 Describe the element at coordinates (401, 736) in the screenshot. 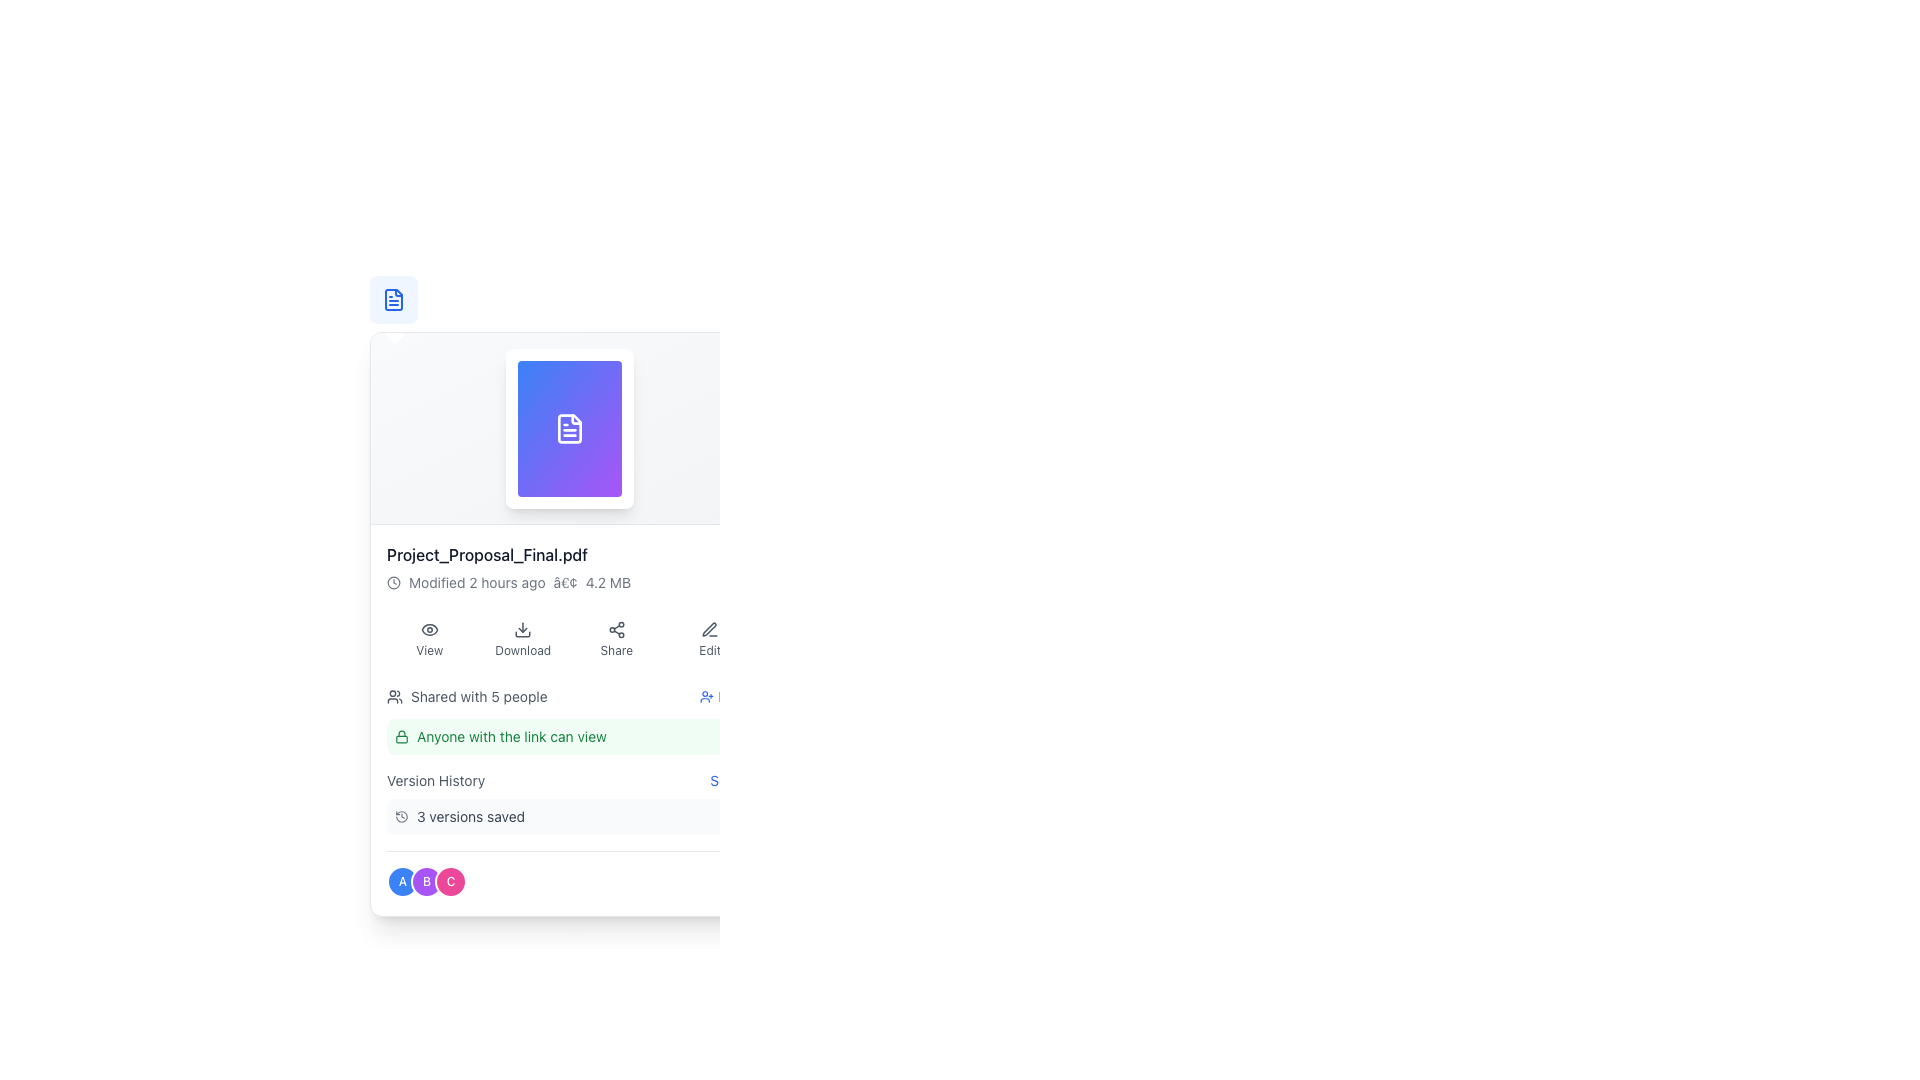

I see `the security lock icon located to the left of the text 'Anyone with the link can view' within the highlighted light green area` at that location.